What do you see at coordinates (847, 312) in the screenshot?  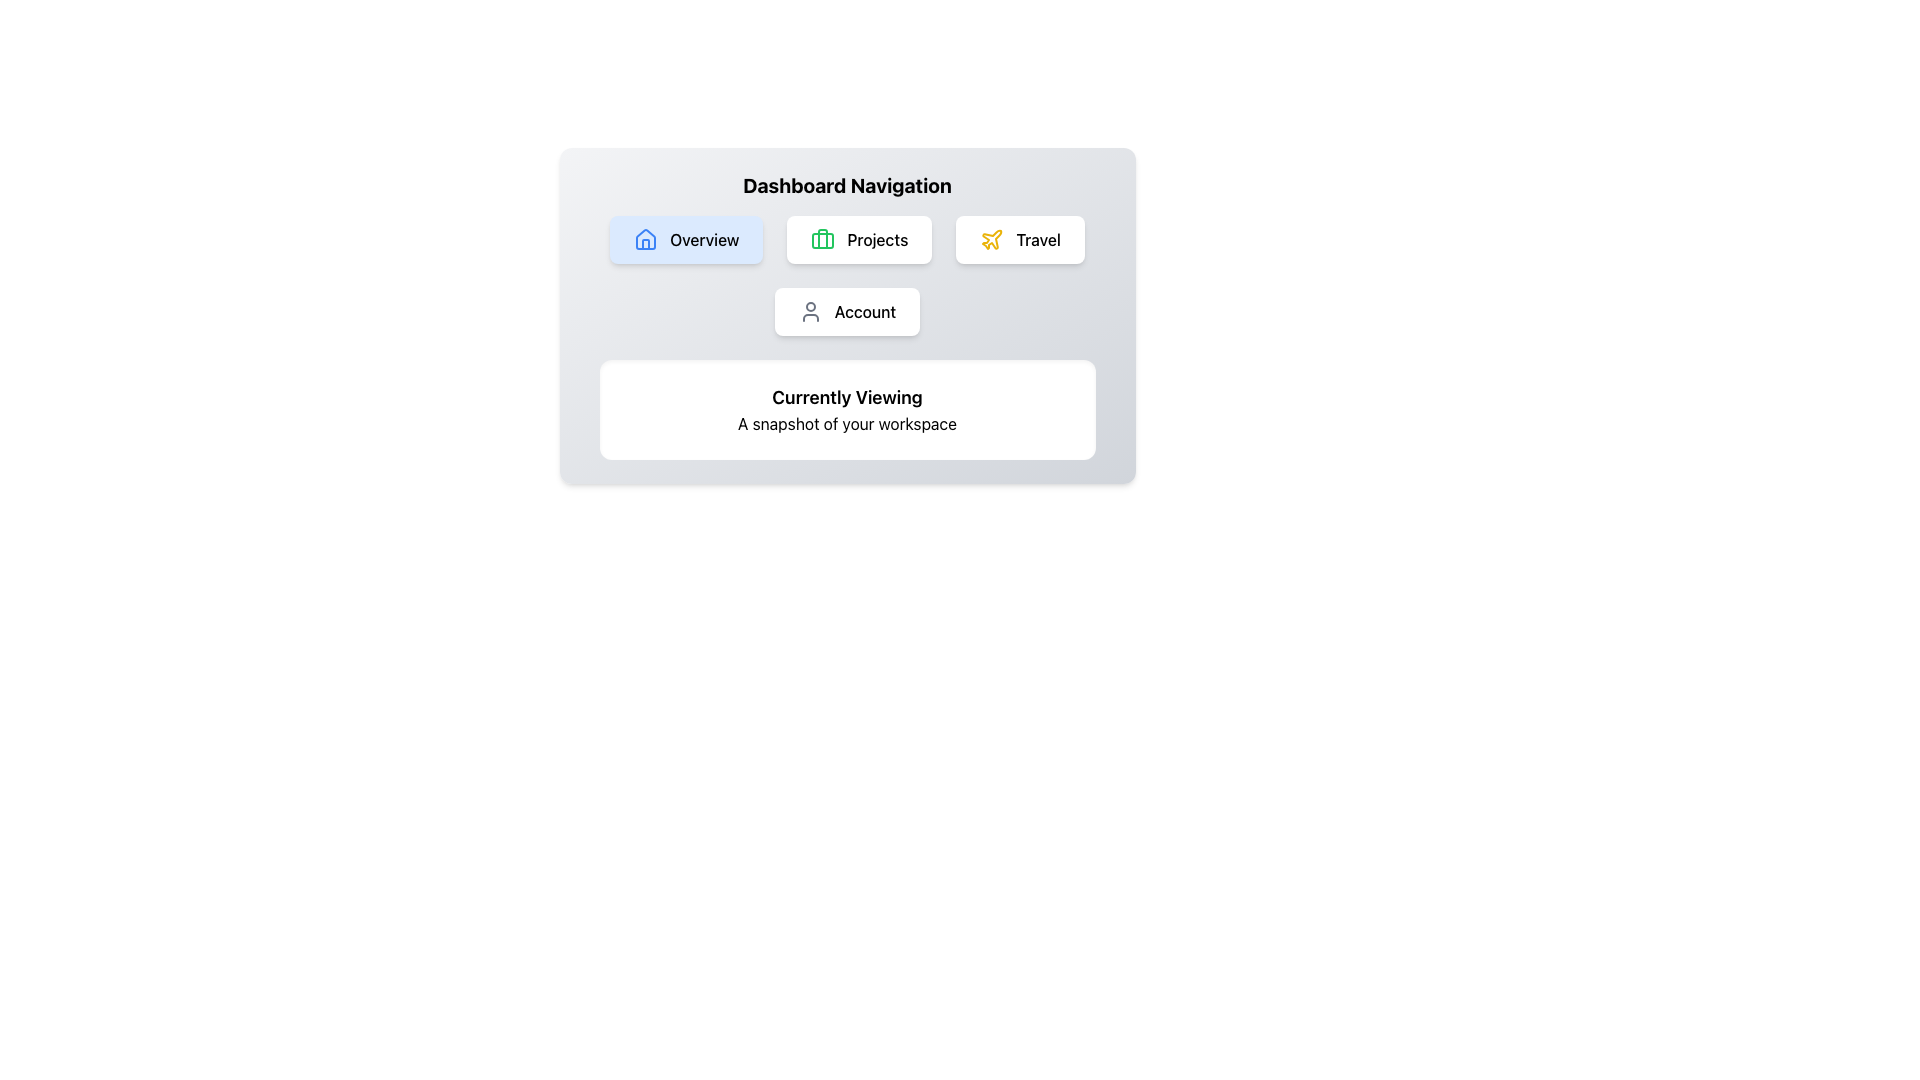 I see `the 'Account' button located at the bottom of the Dashboard Navigation component` at bounding box center [847, 312].